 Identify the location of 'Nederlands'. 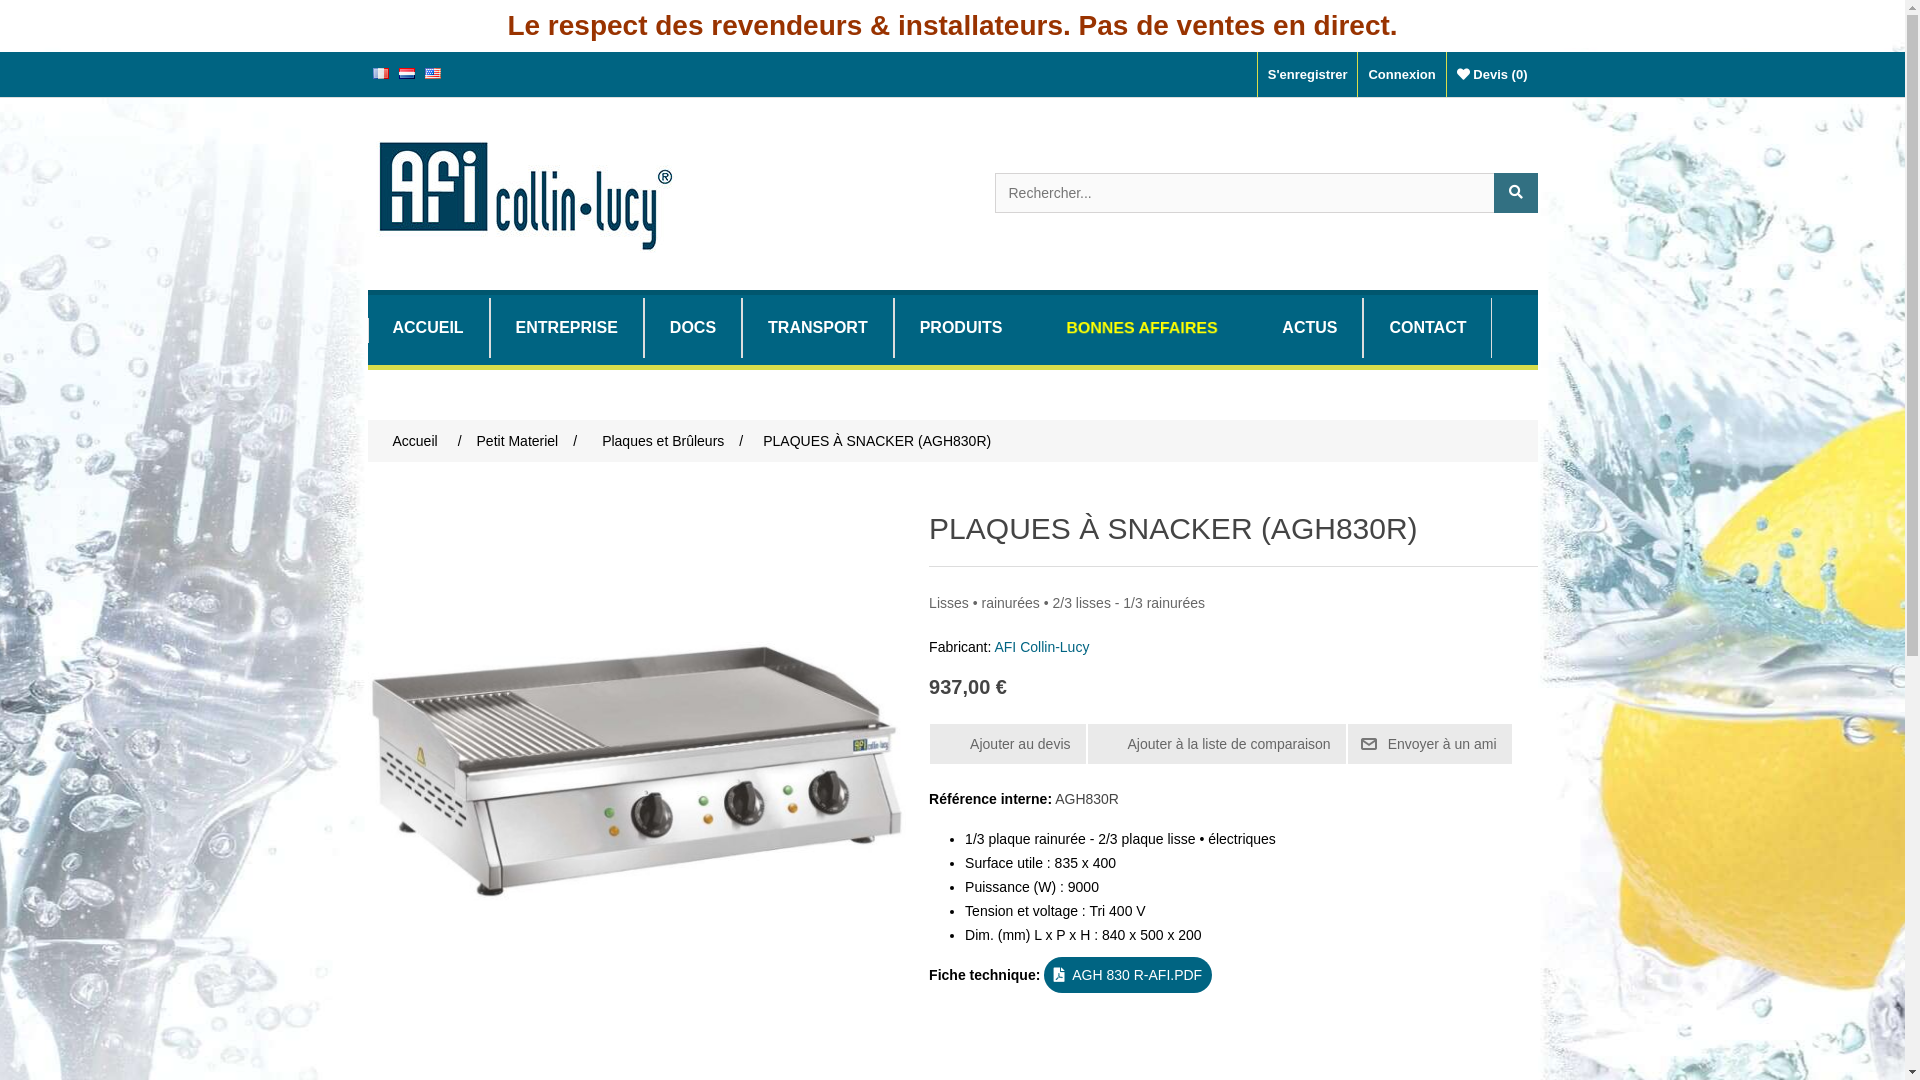
(405, 72).